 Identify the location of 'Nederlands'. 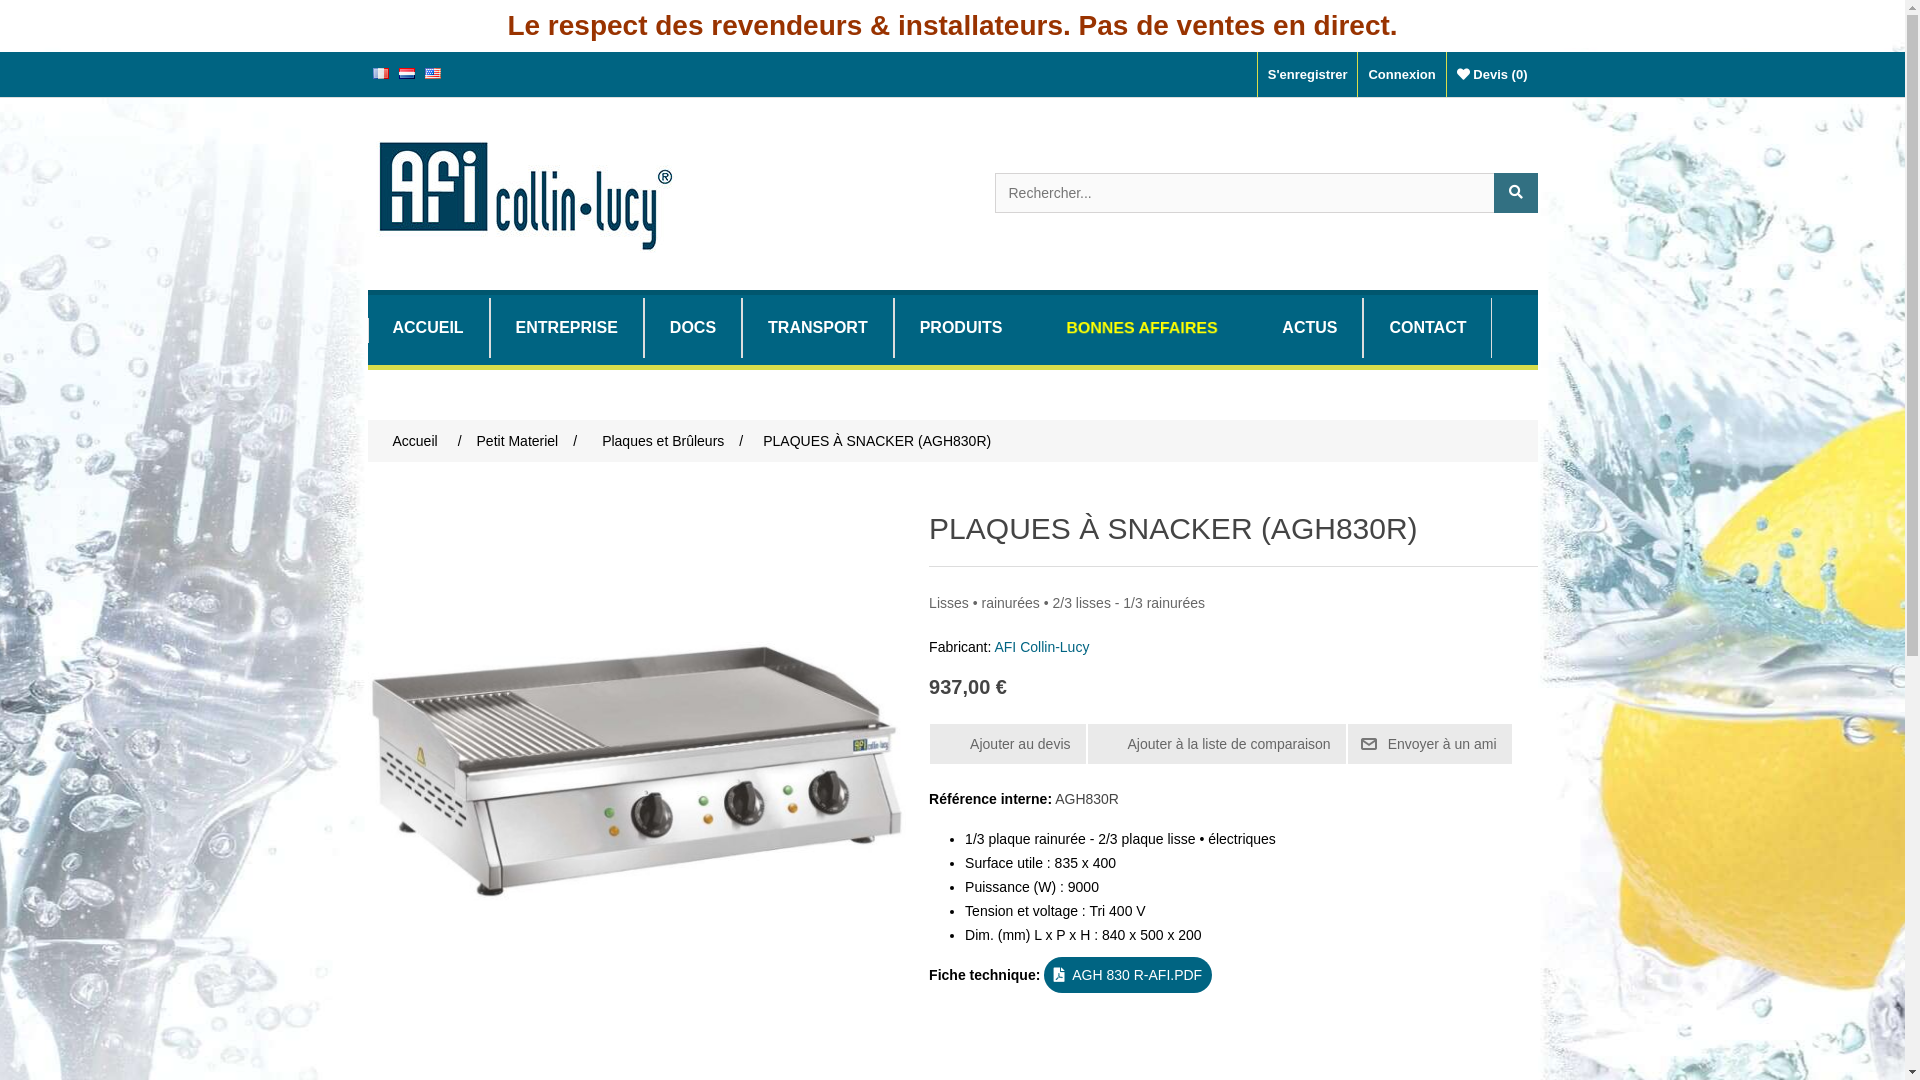
(405, 72).